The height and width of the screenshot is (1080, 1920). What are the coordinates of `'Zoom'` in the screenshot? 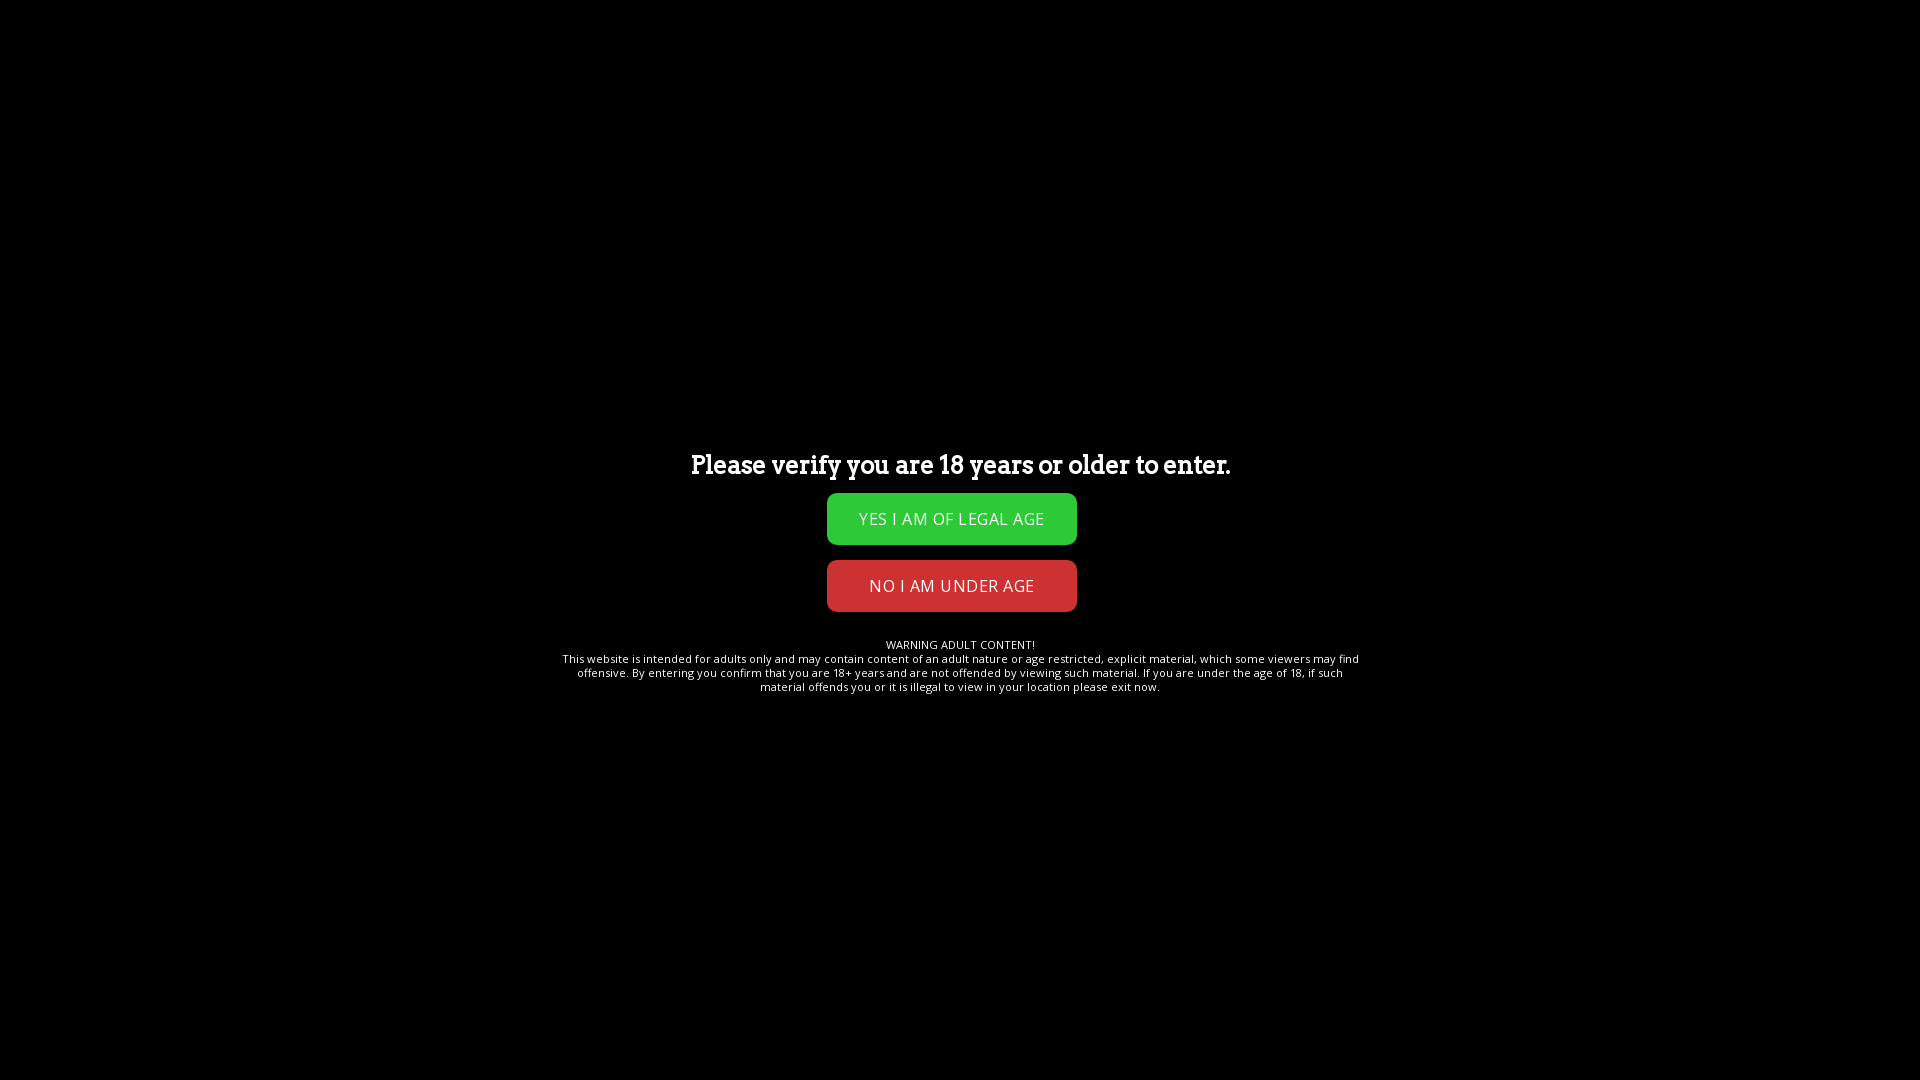 It's located at (265, 642).